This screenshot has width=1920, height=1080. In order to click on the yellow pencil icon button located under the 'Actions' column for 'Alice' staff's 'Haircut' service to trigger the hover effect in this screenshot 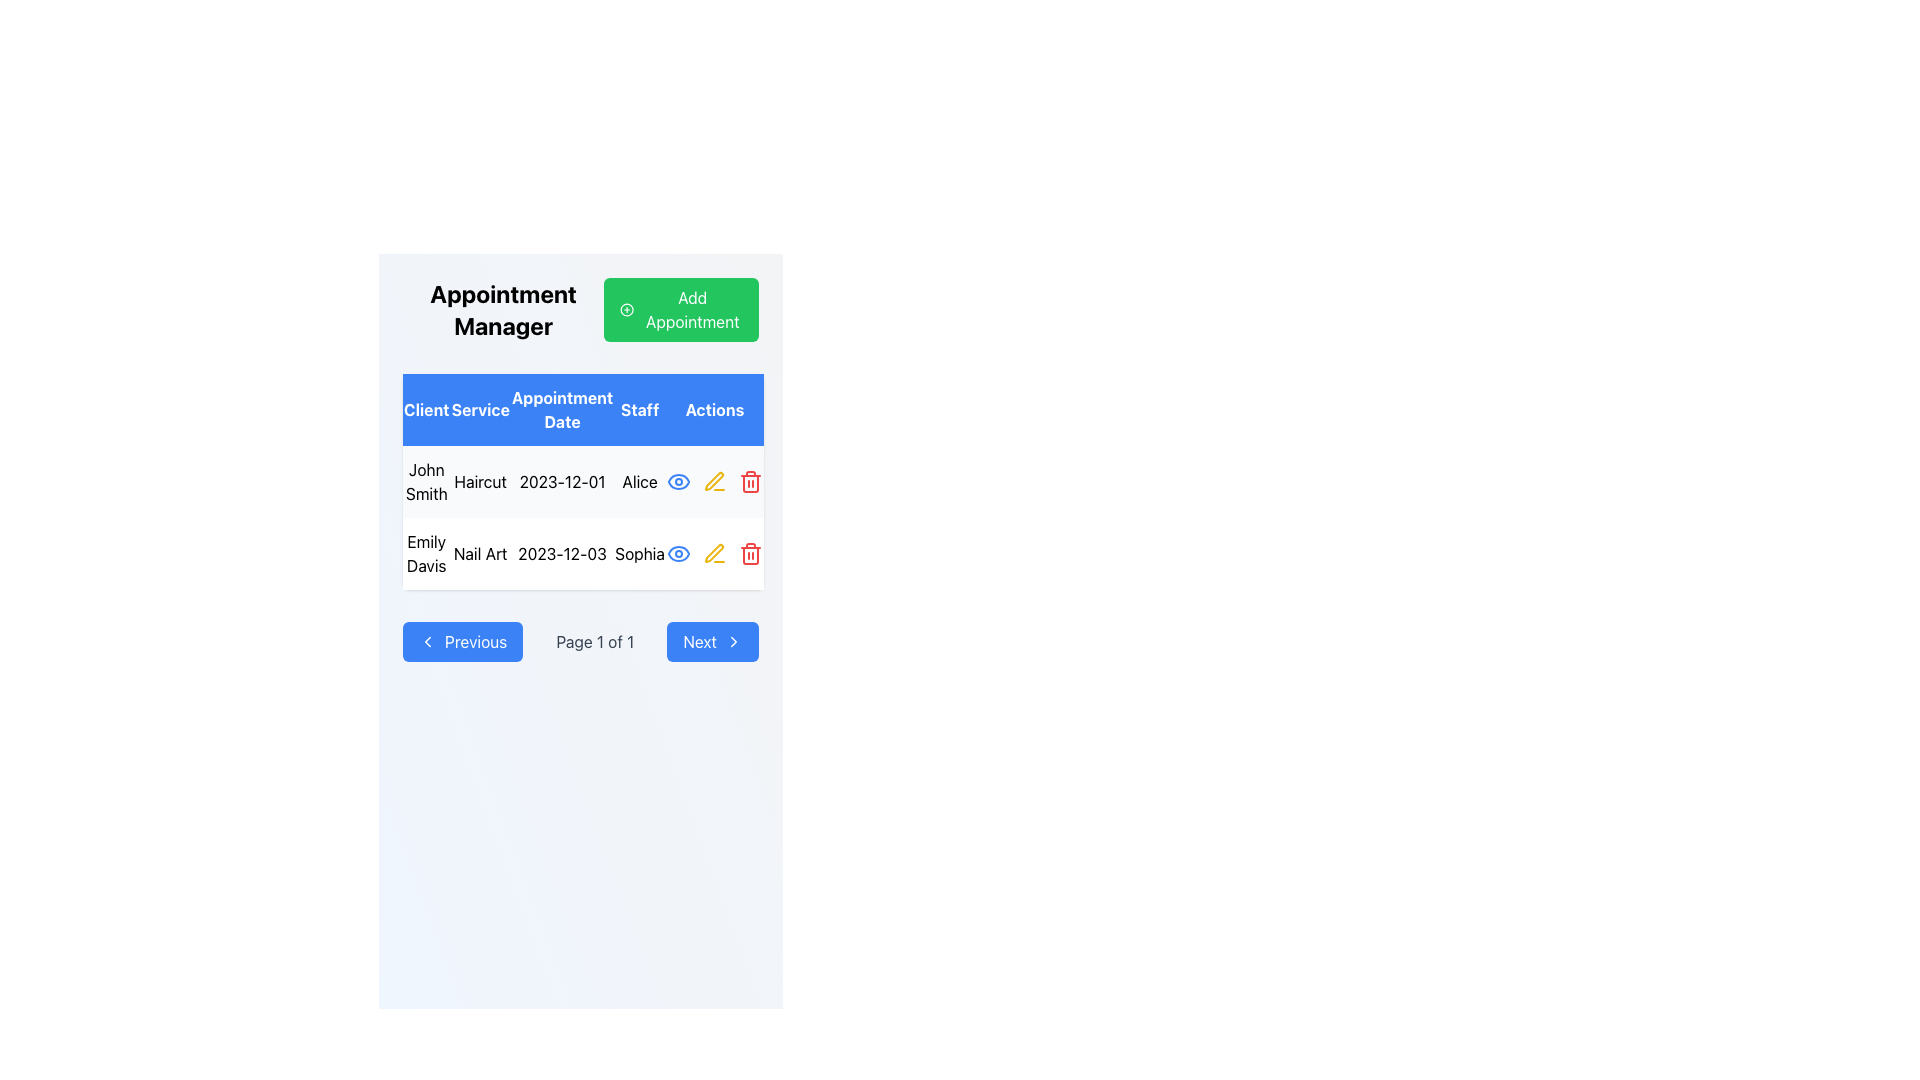, I will do `click(714, 482)`.